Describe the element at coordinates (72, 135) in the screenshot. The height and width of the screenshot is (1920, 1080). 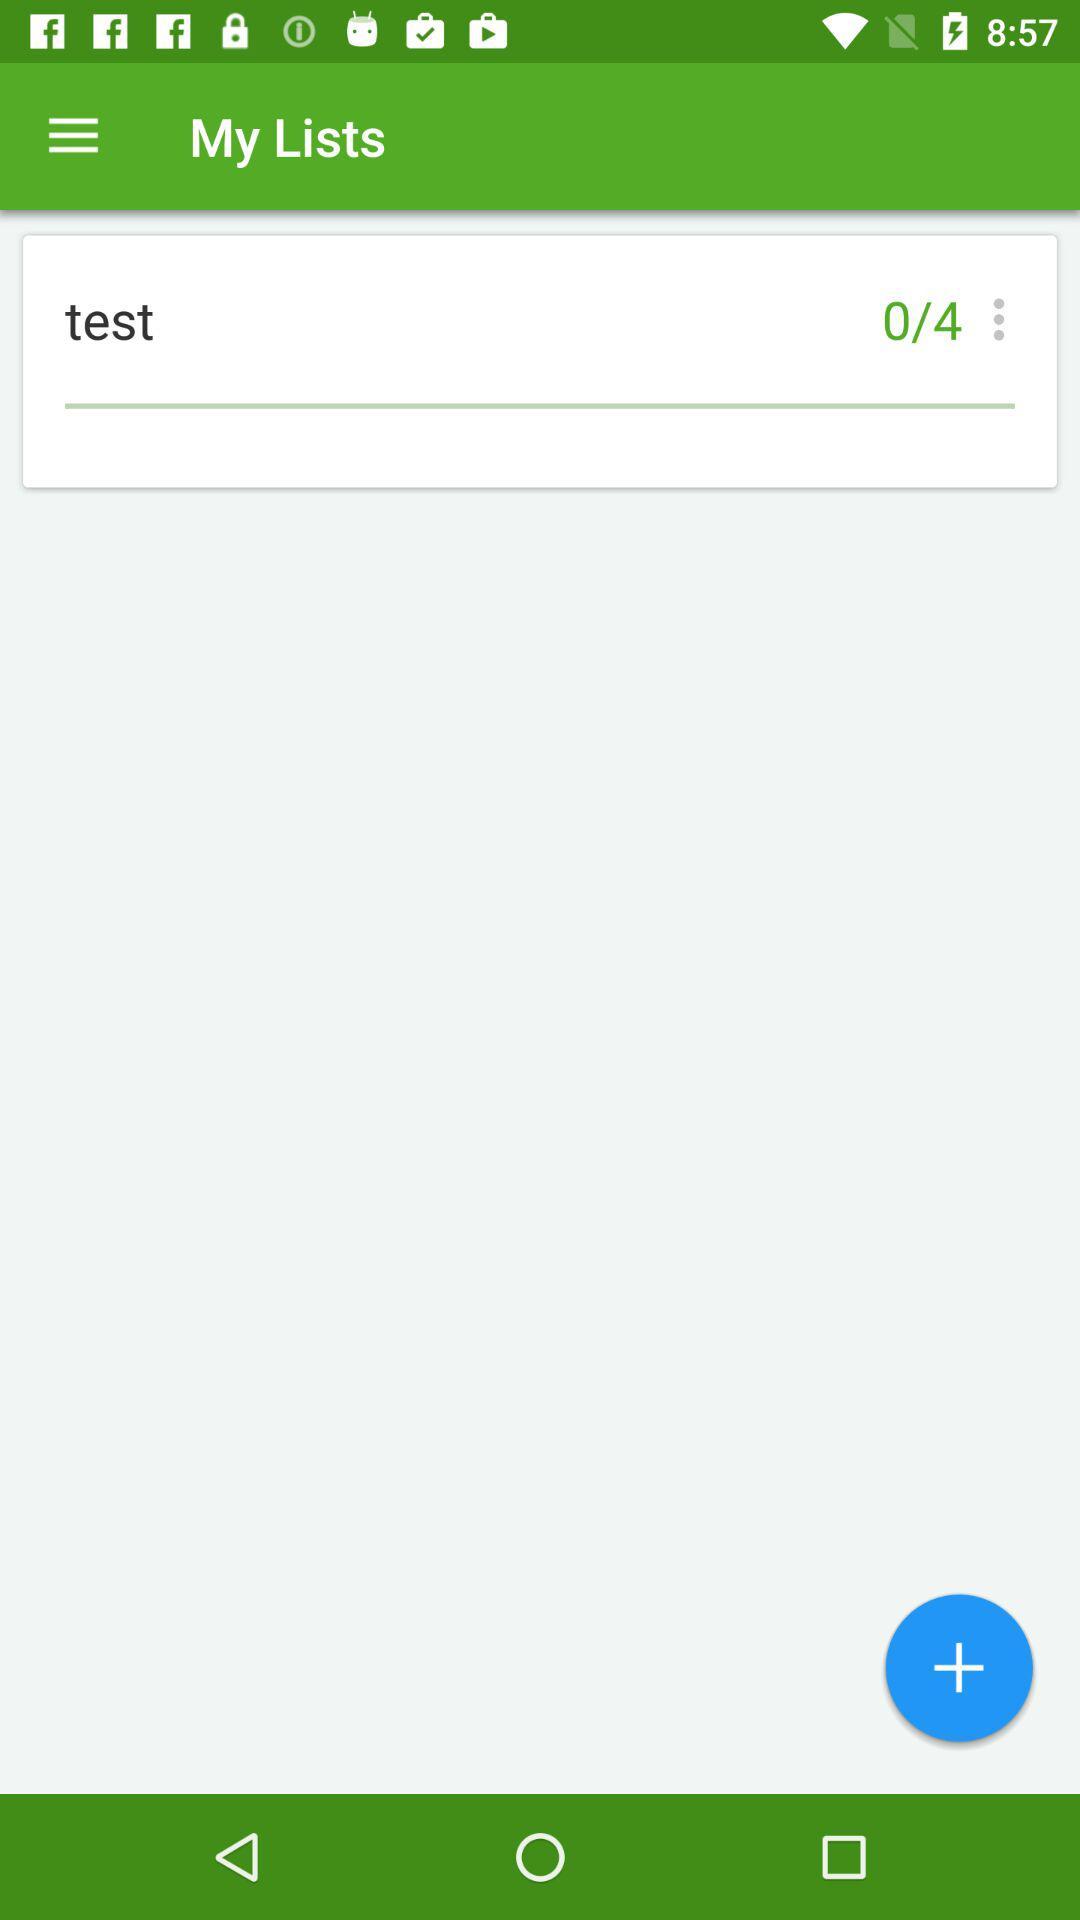
I see `the item to the left of the my lists` at that location.